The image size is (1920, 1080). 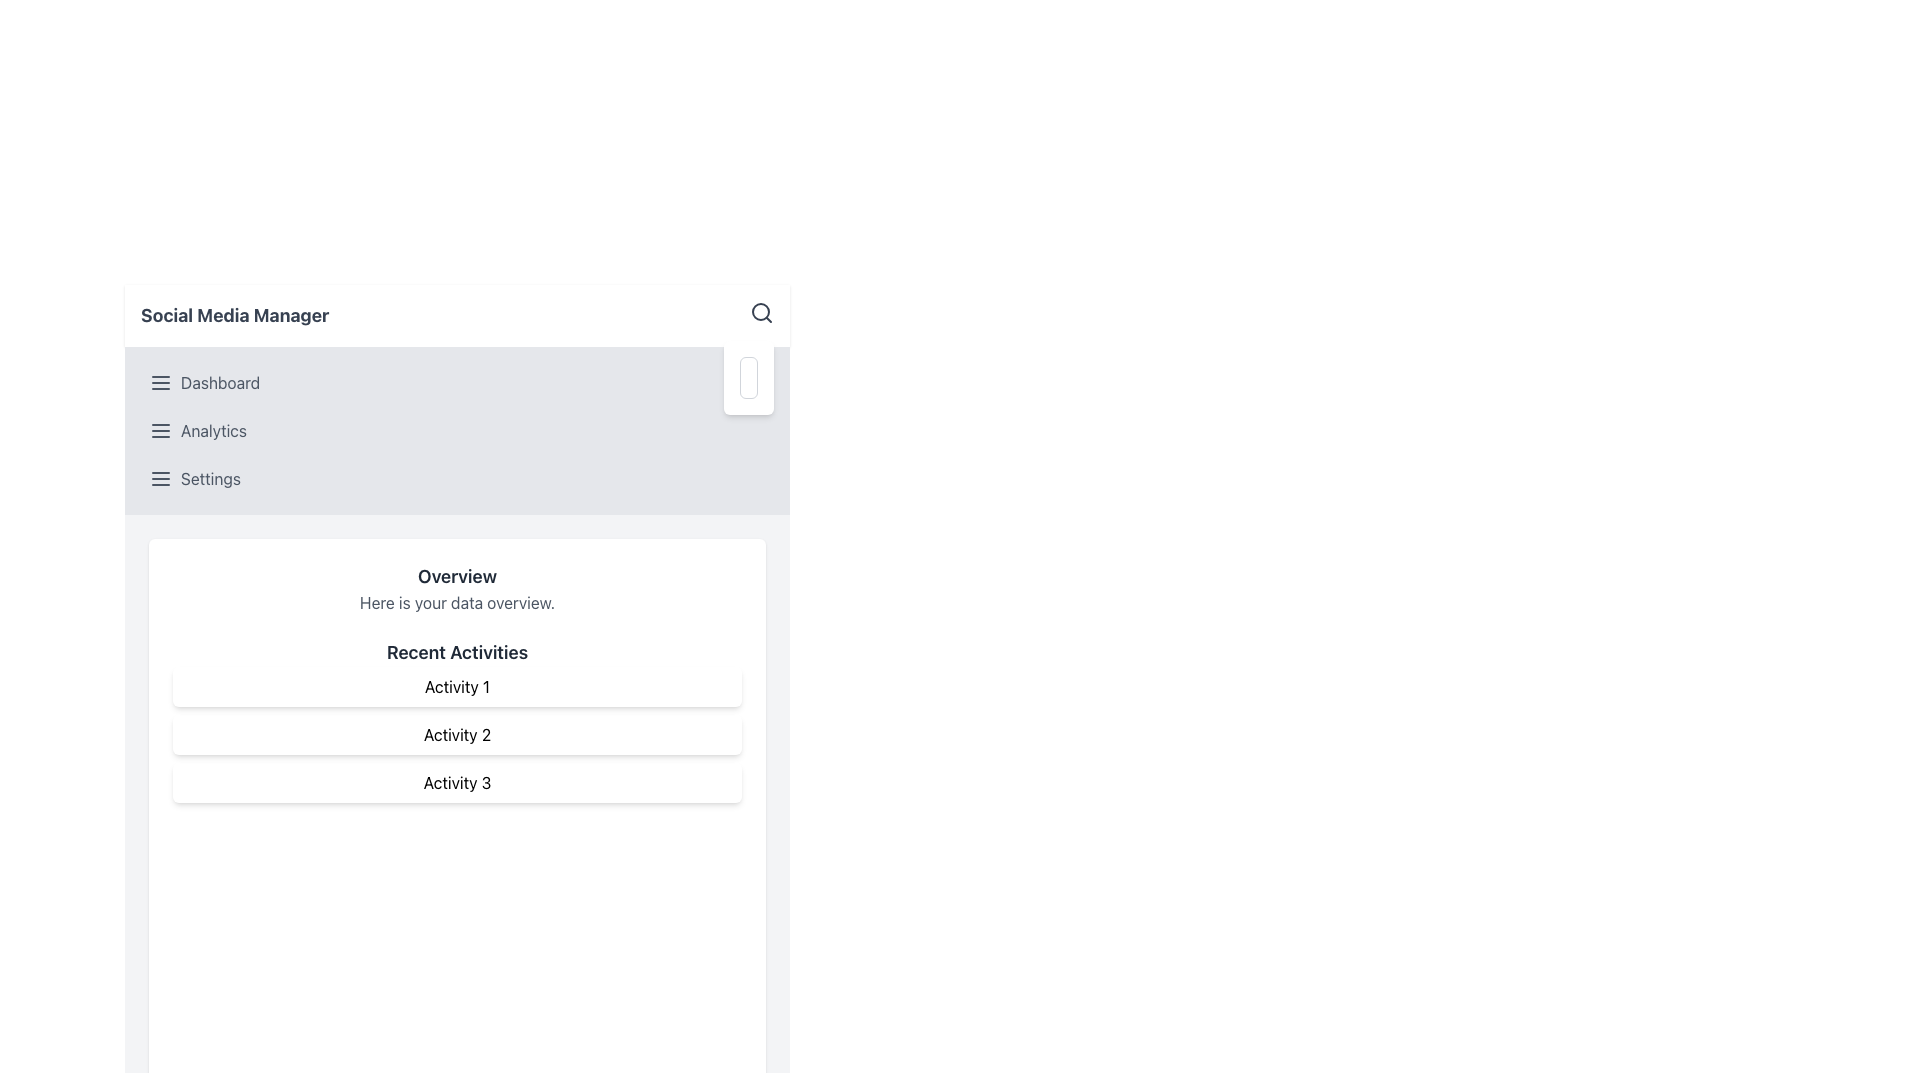 What do you see at coordinates (456, 430) in the screenshot?
I see `the 'Analytics' navigation menu item located in the sidebar` at bounding box center [456, 430].